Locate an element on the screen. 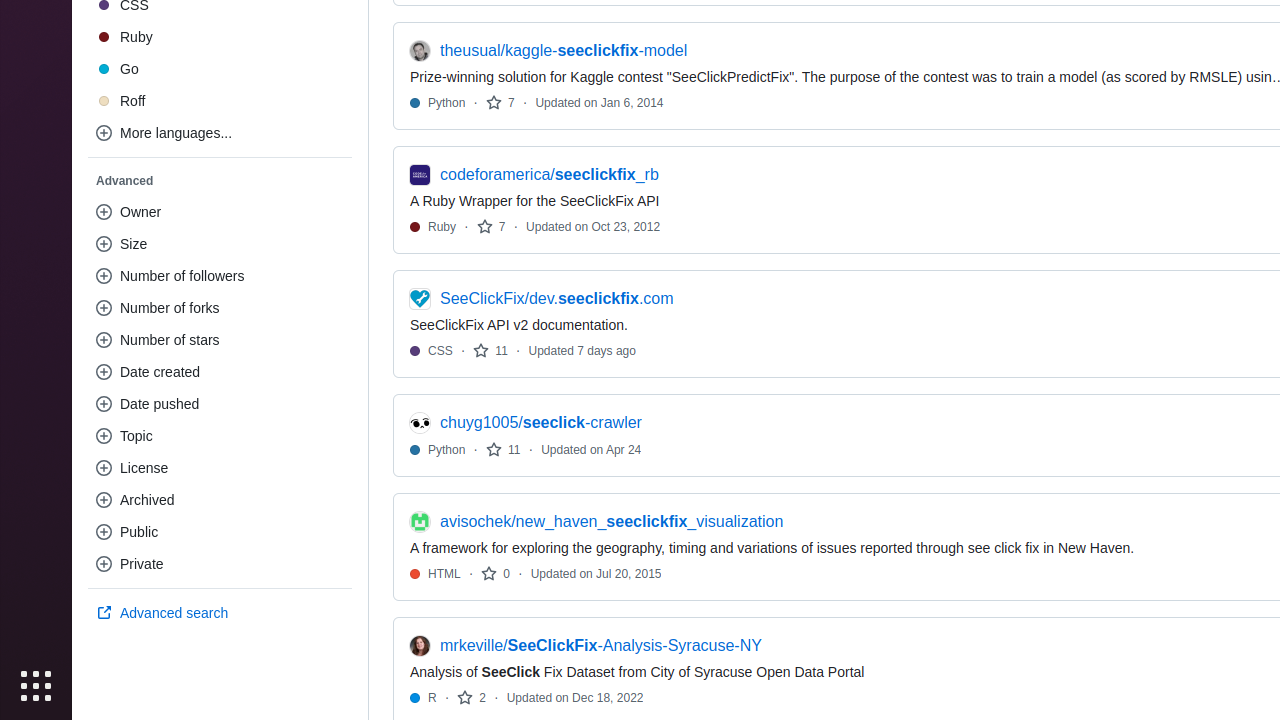  '‎License‎' is located at coordinates (220, 468).